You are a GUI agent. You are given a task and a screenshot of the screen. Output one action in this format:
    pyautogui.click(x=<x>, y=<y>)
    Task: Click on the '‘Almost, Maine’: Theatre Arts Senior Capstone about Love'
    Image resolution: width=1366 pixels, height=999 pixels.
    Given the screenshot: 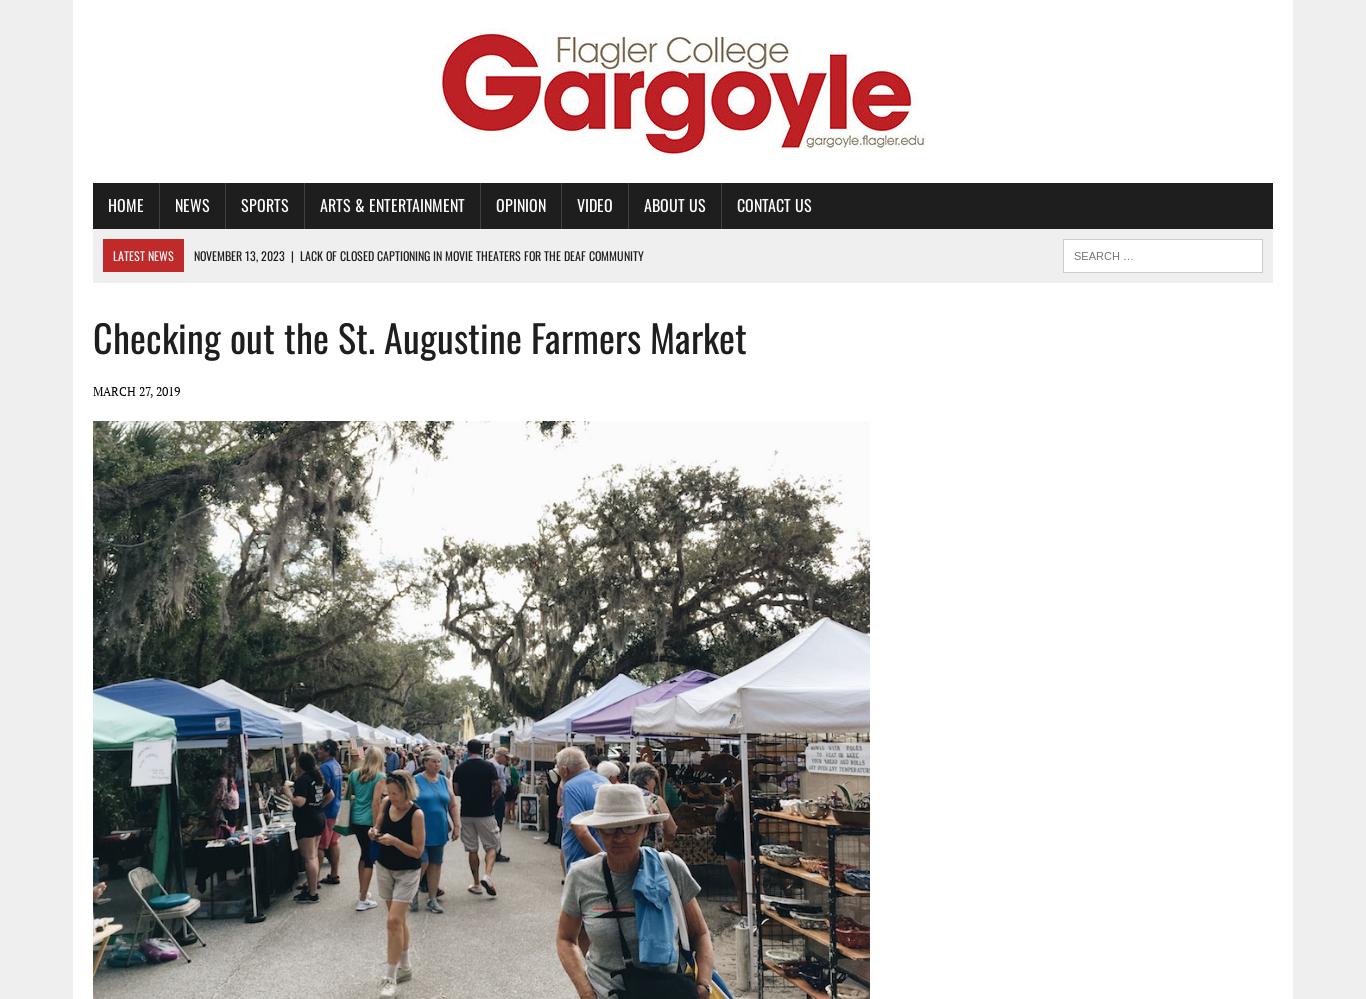 What is the action you would take?
    pyautogui.click(x=359, y=286)
    